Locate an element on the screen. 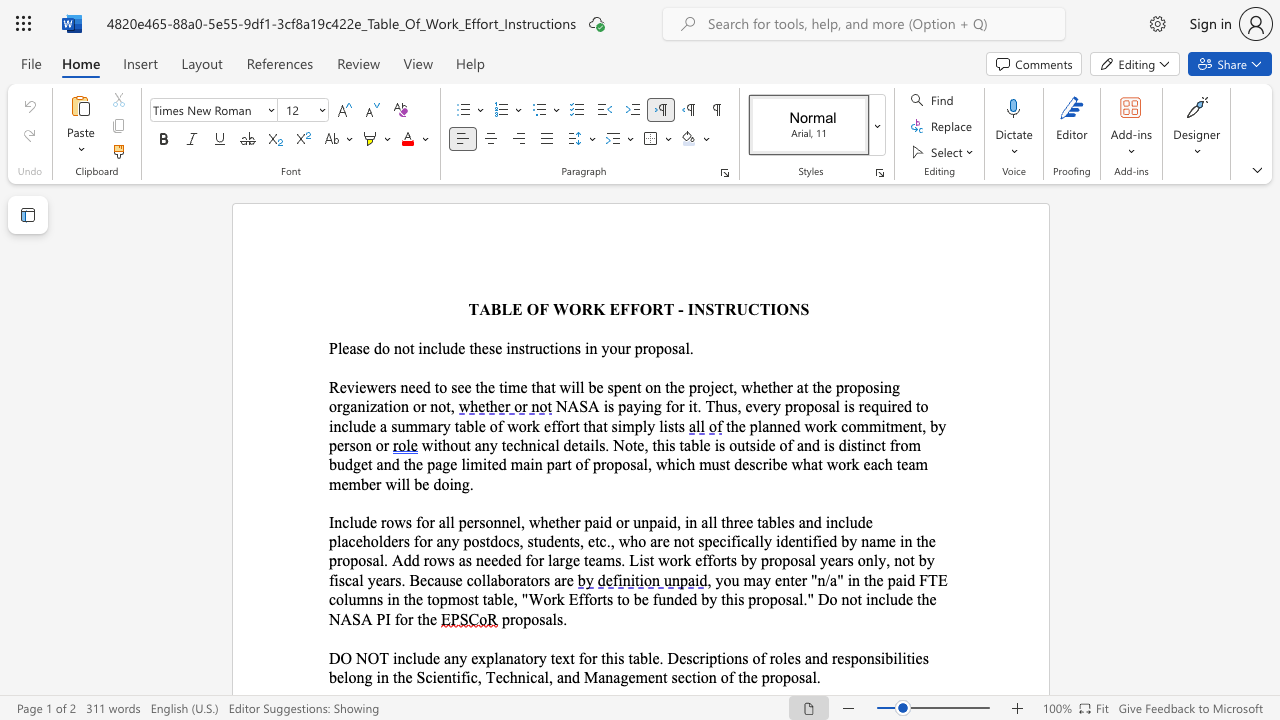 Image resolution: width=1280 pixels, height=720 pixels. the space between the continuous character "I" and "N" in the text is located at coordinates (695, 309).